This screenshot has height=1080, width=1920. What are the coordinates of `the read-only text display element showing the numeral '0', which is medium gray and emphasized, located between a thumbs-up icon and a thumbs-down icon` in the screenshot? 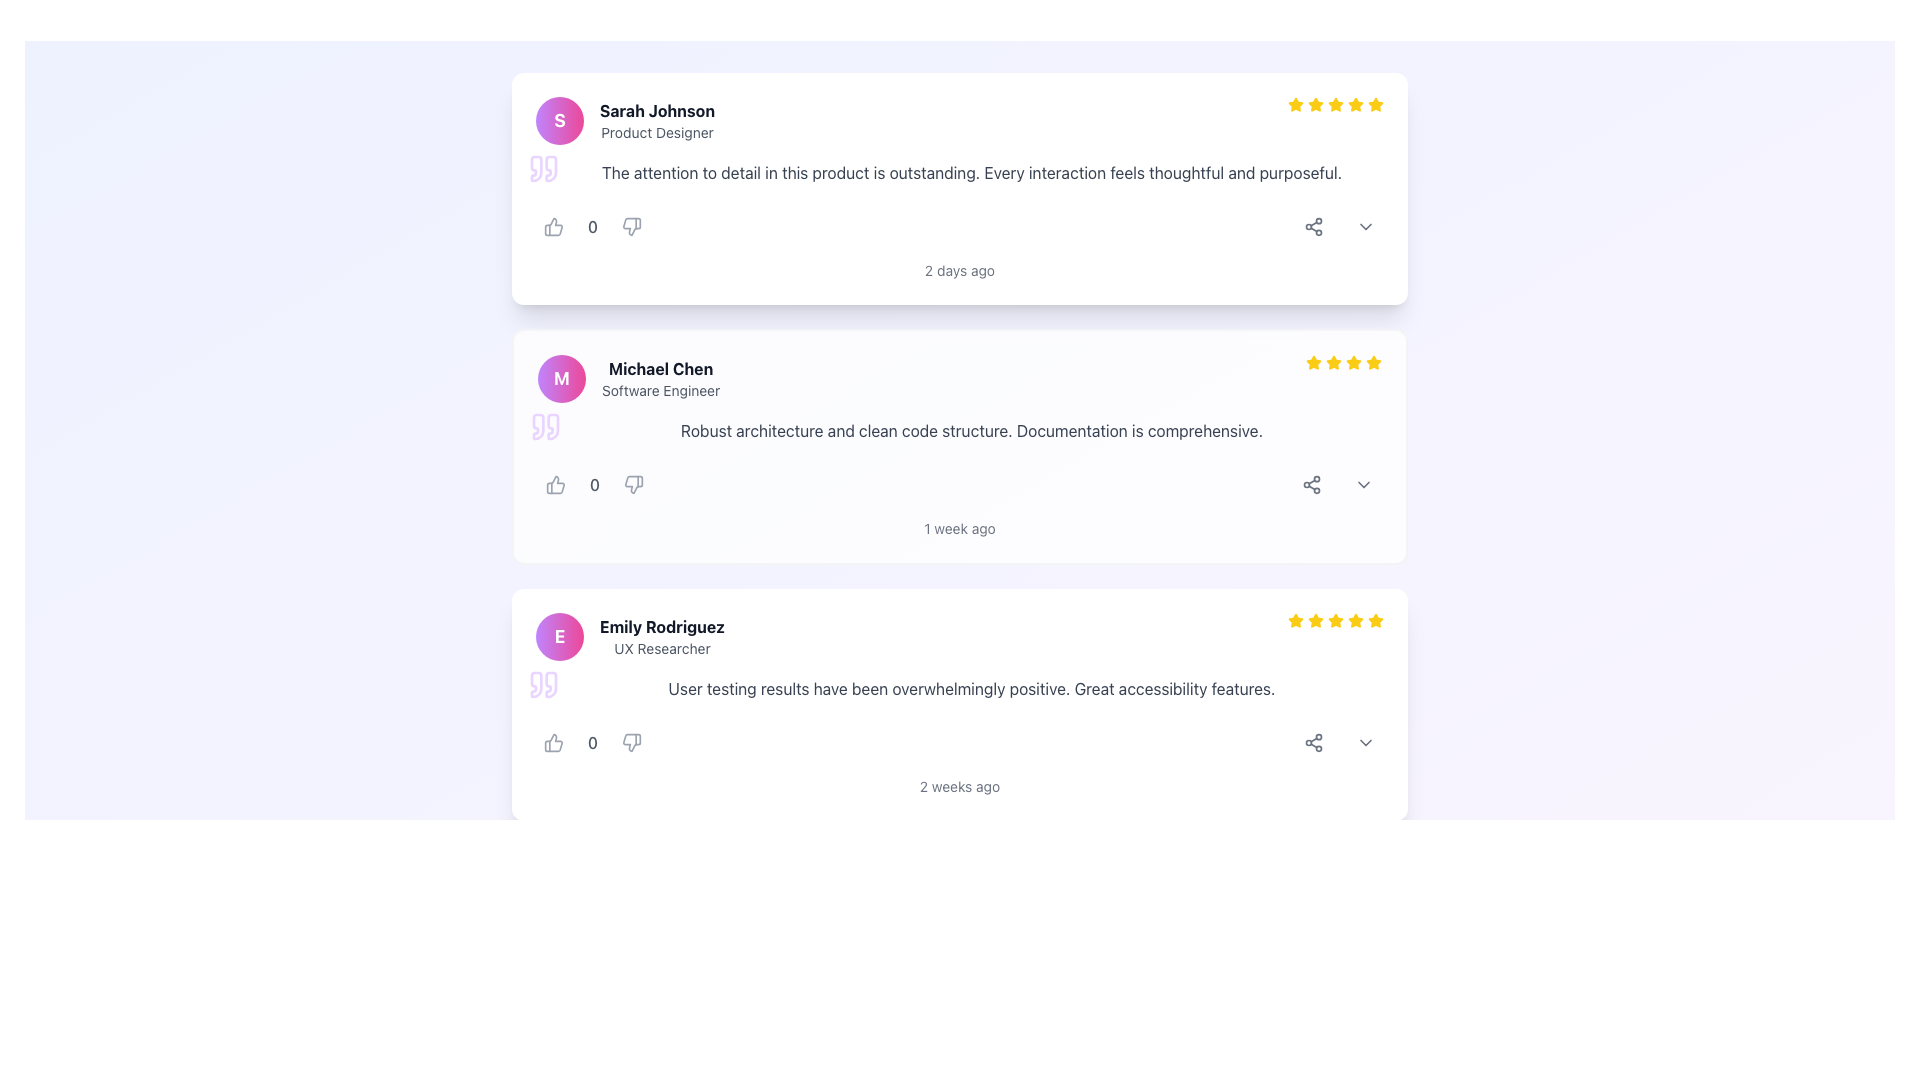 It's located at (592, 226).